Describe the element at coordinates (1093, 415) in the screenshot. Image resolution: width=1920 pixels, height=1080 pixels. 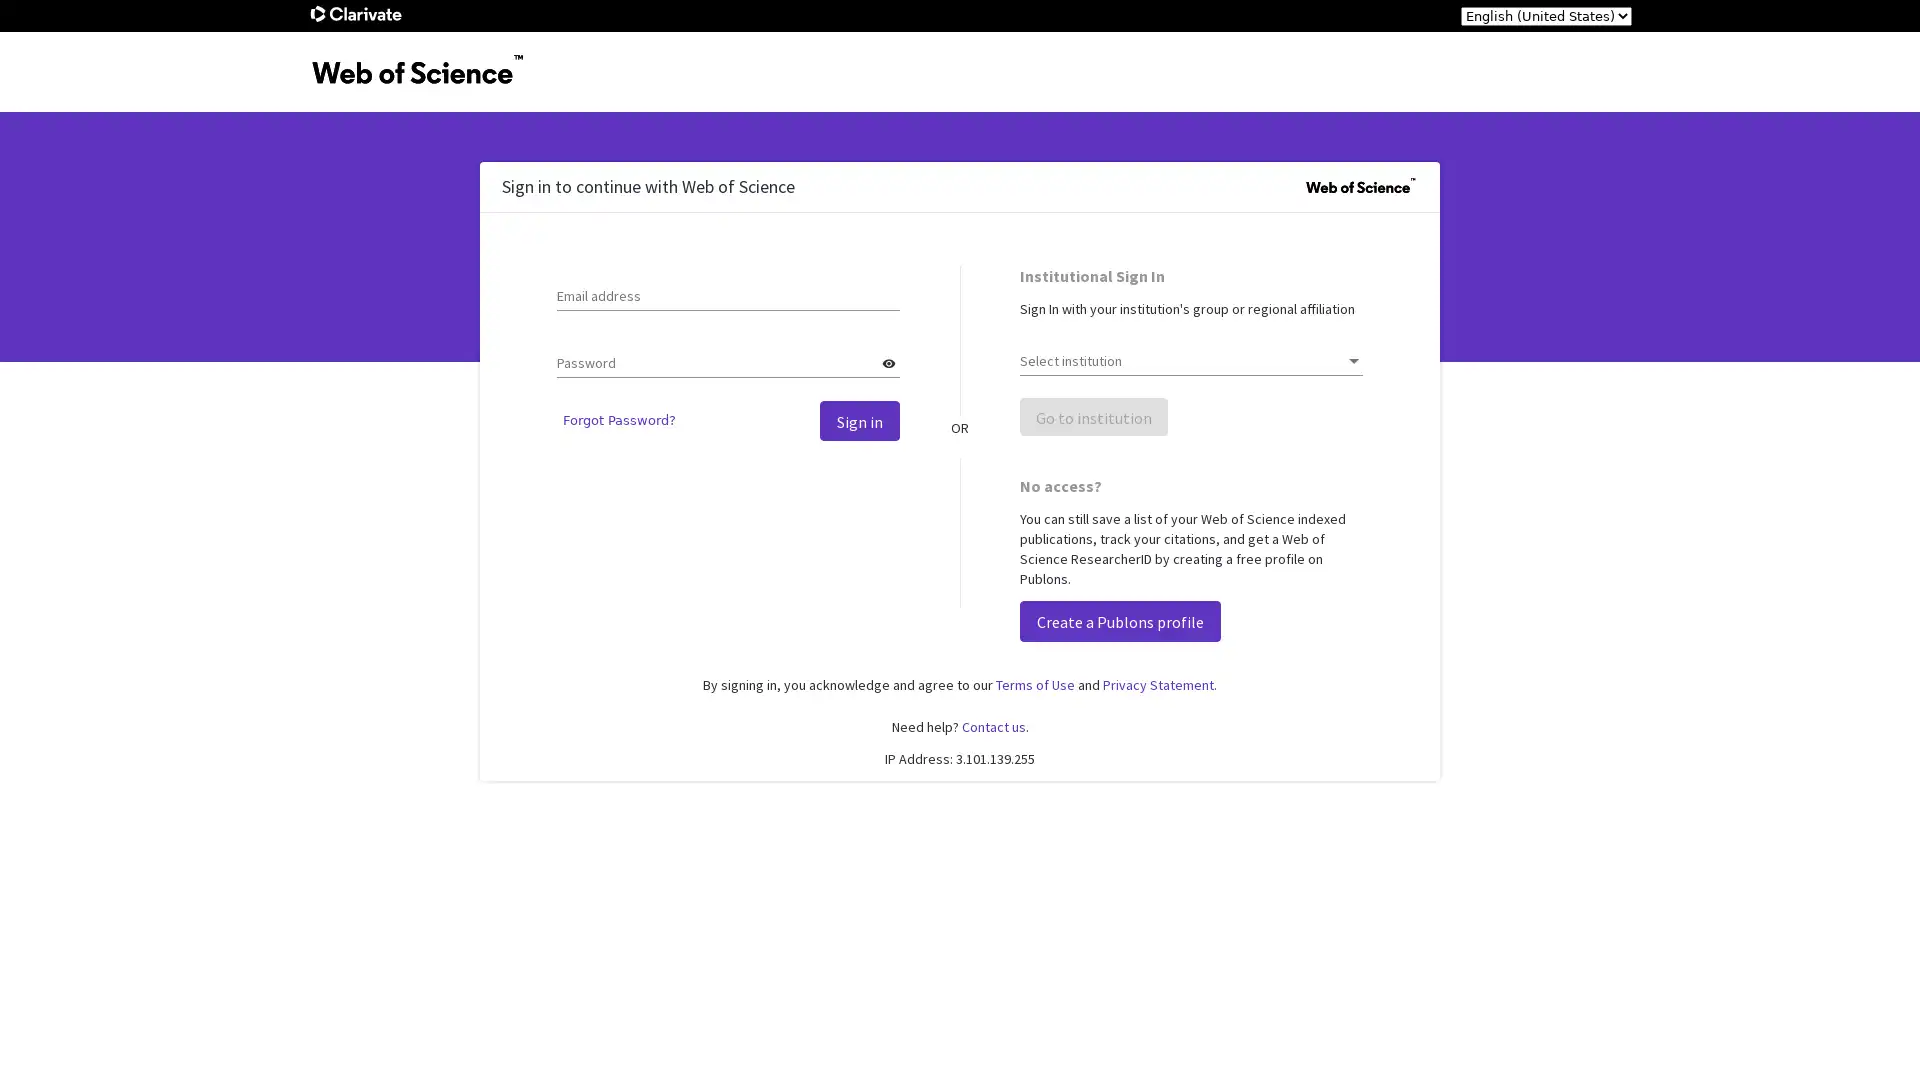
I see `Go to institution` at that location.